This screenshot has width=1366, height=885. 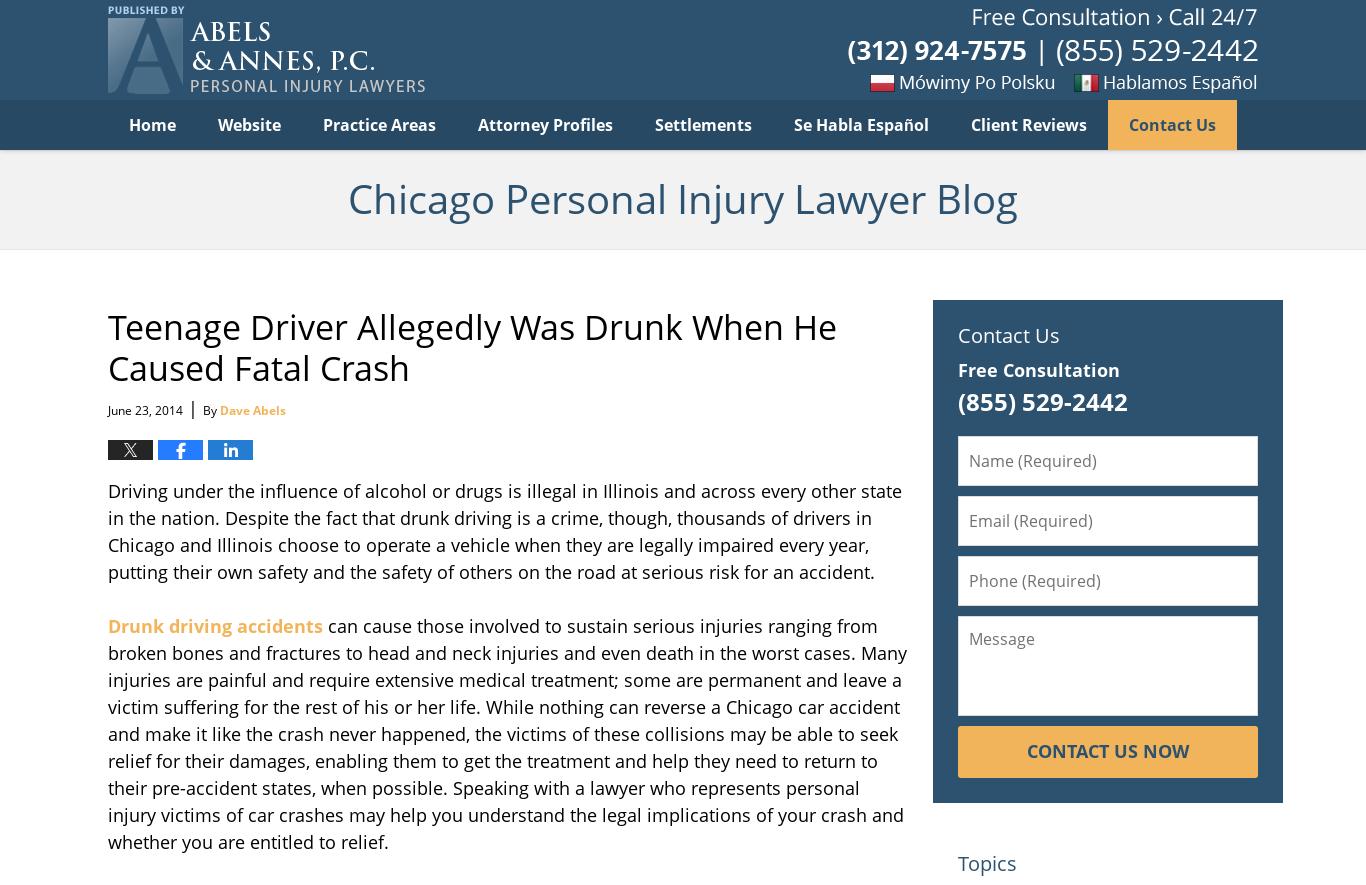 What do you see at coordinates (323, 123) in the screenshot?
I see `'Practice Areas'` at bounding box center [323, 123].